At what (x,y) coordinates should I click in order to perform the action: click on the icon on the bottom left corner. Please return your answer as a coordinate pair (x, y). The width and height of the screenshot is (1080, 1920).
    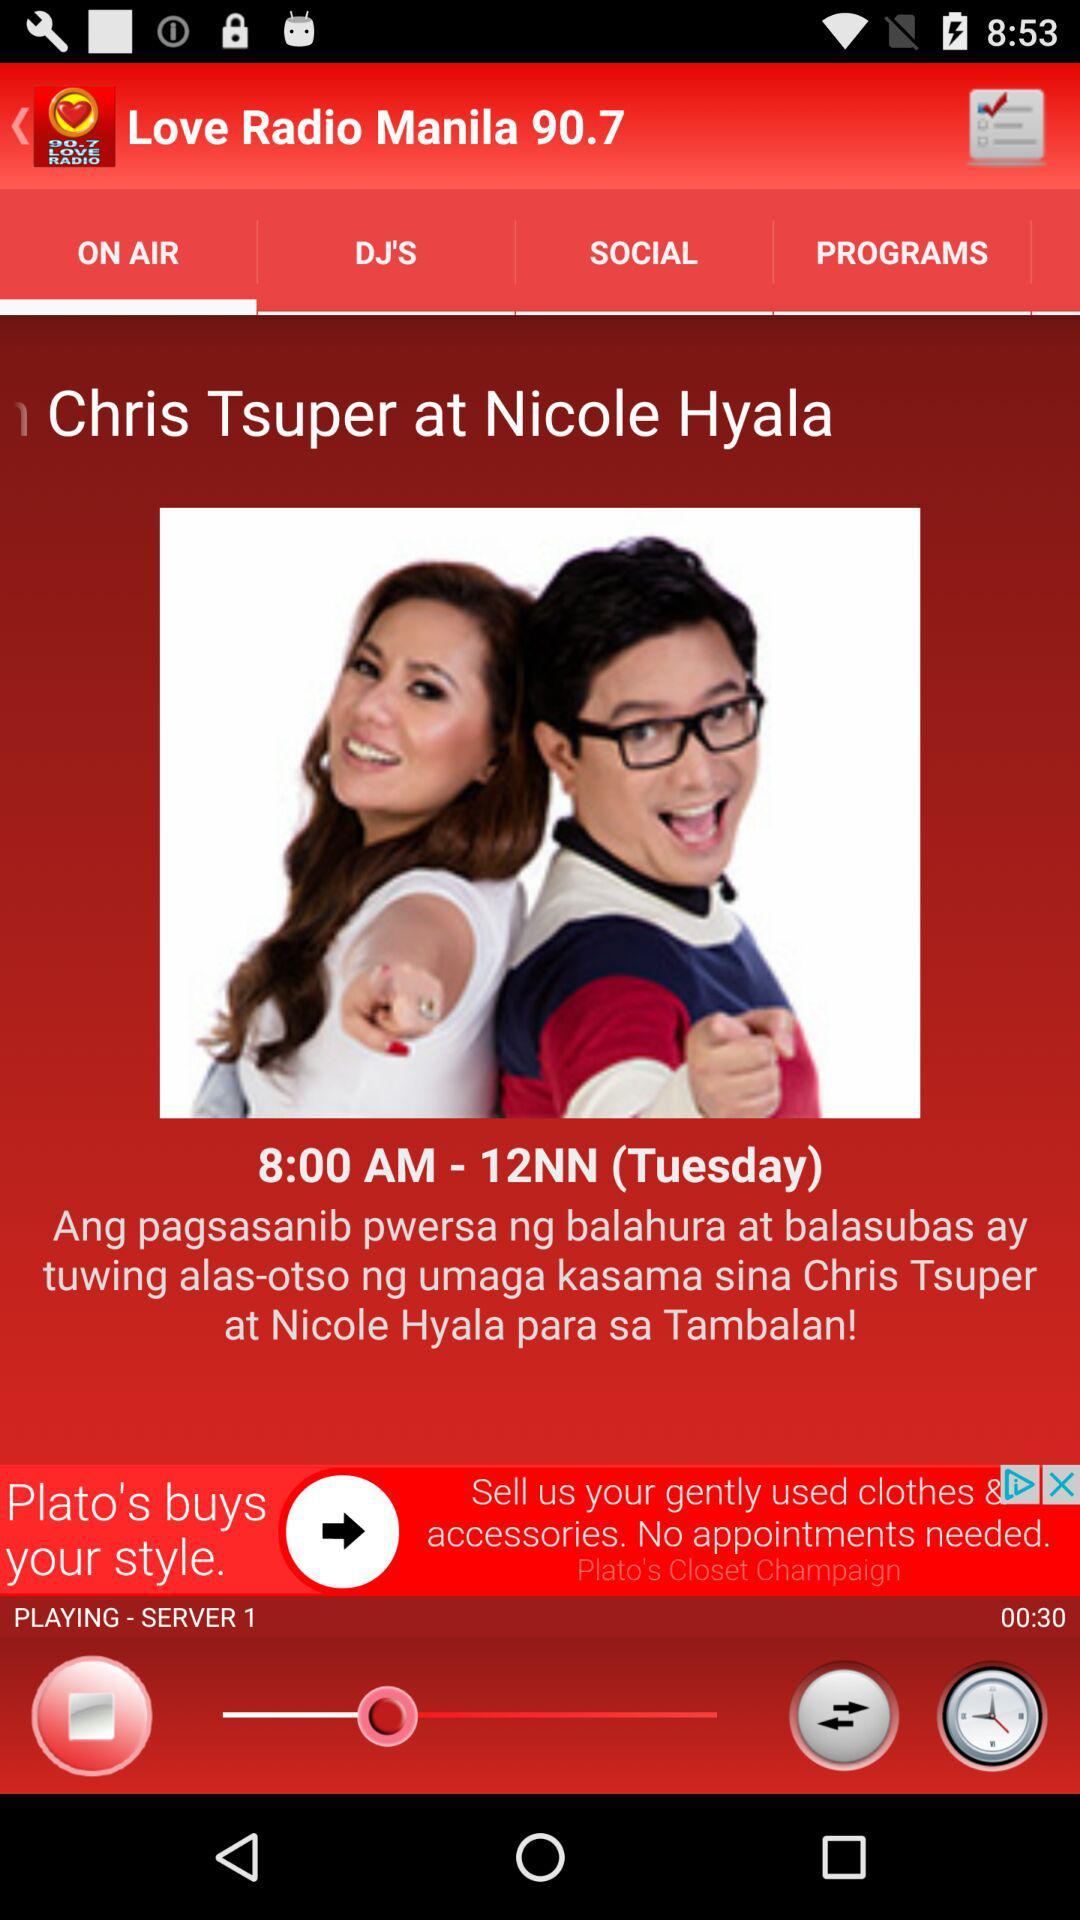
    Looking at the image, I should click on (92, 1714).